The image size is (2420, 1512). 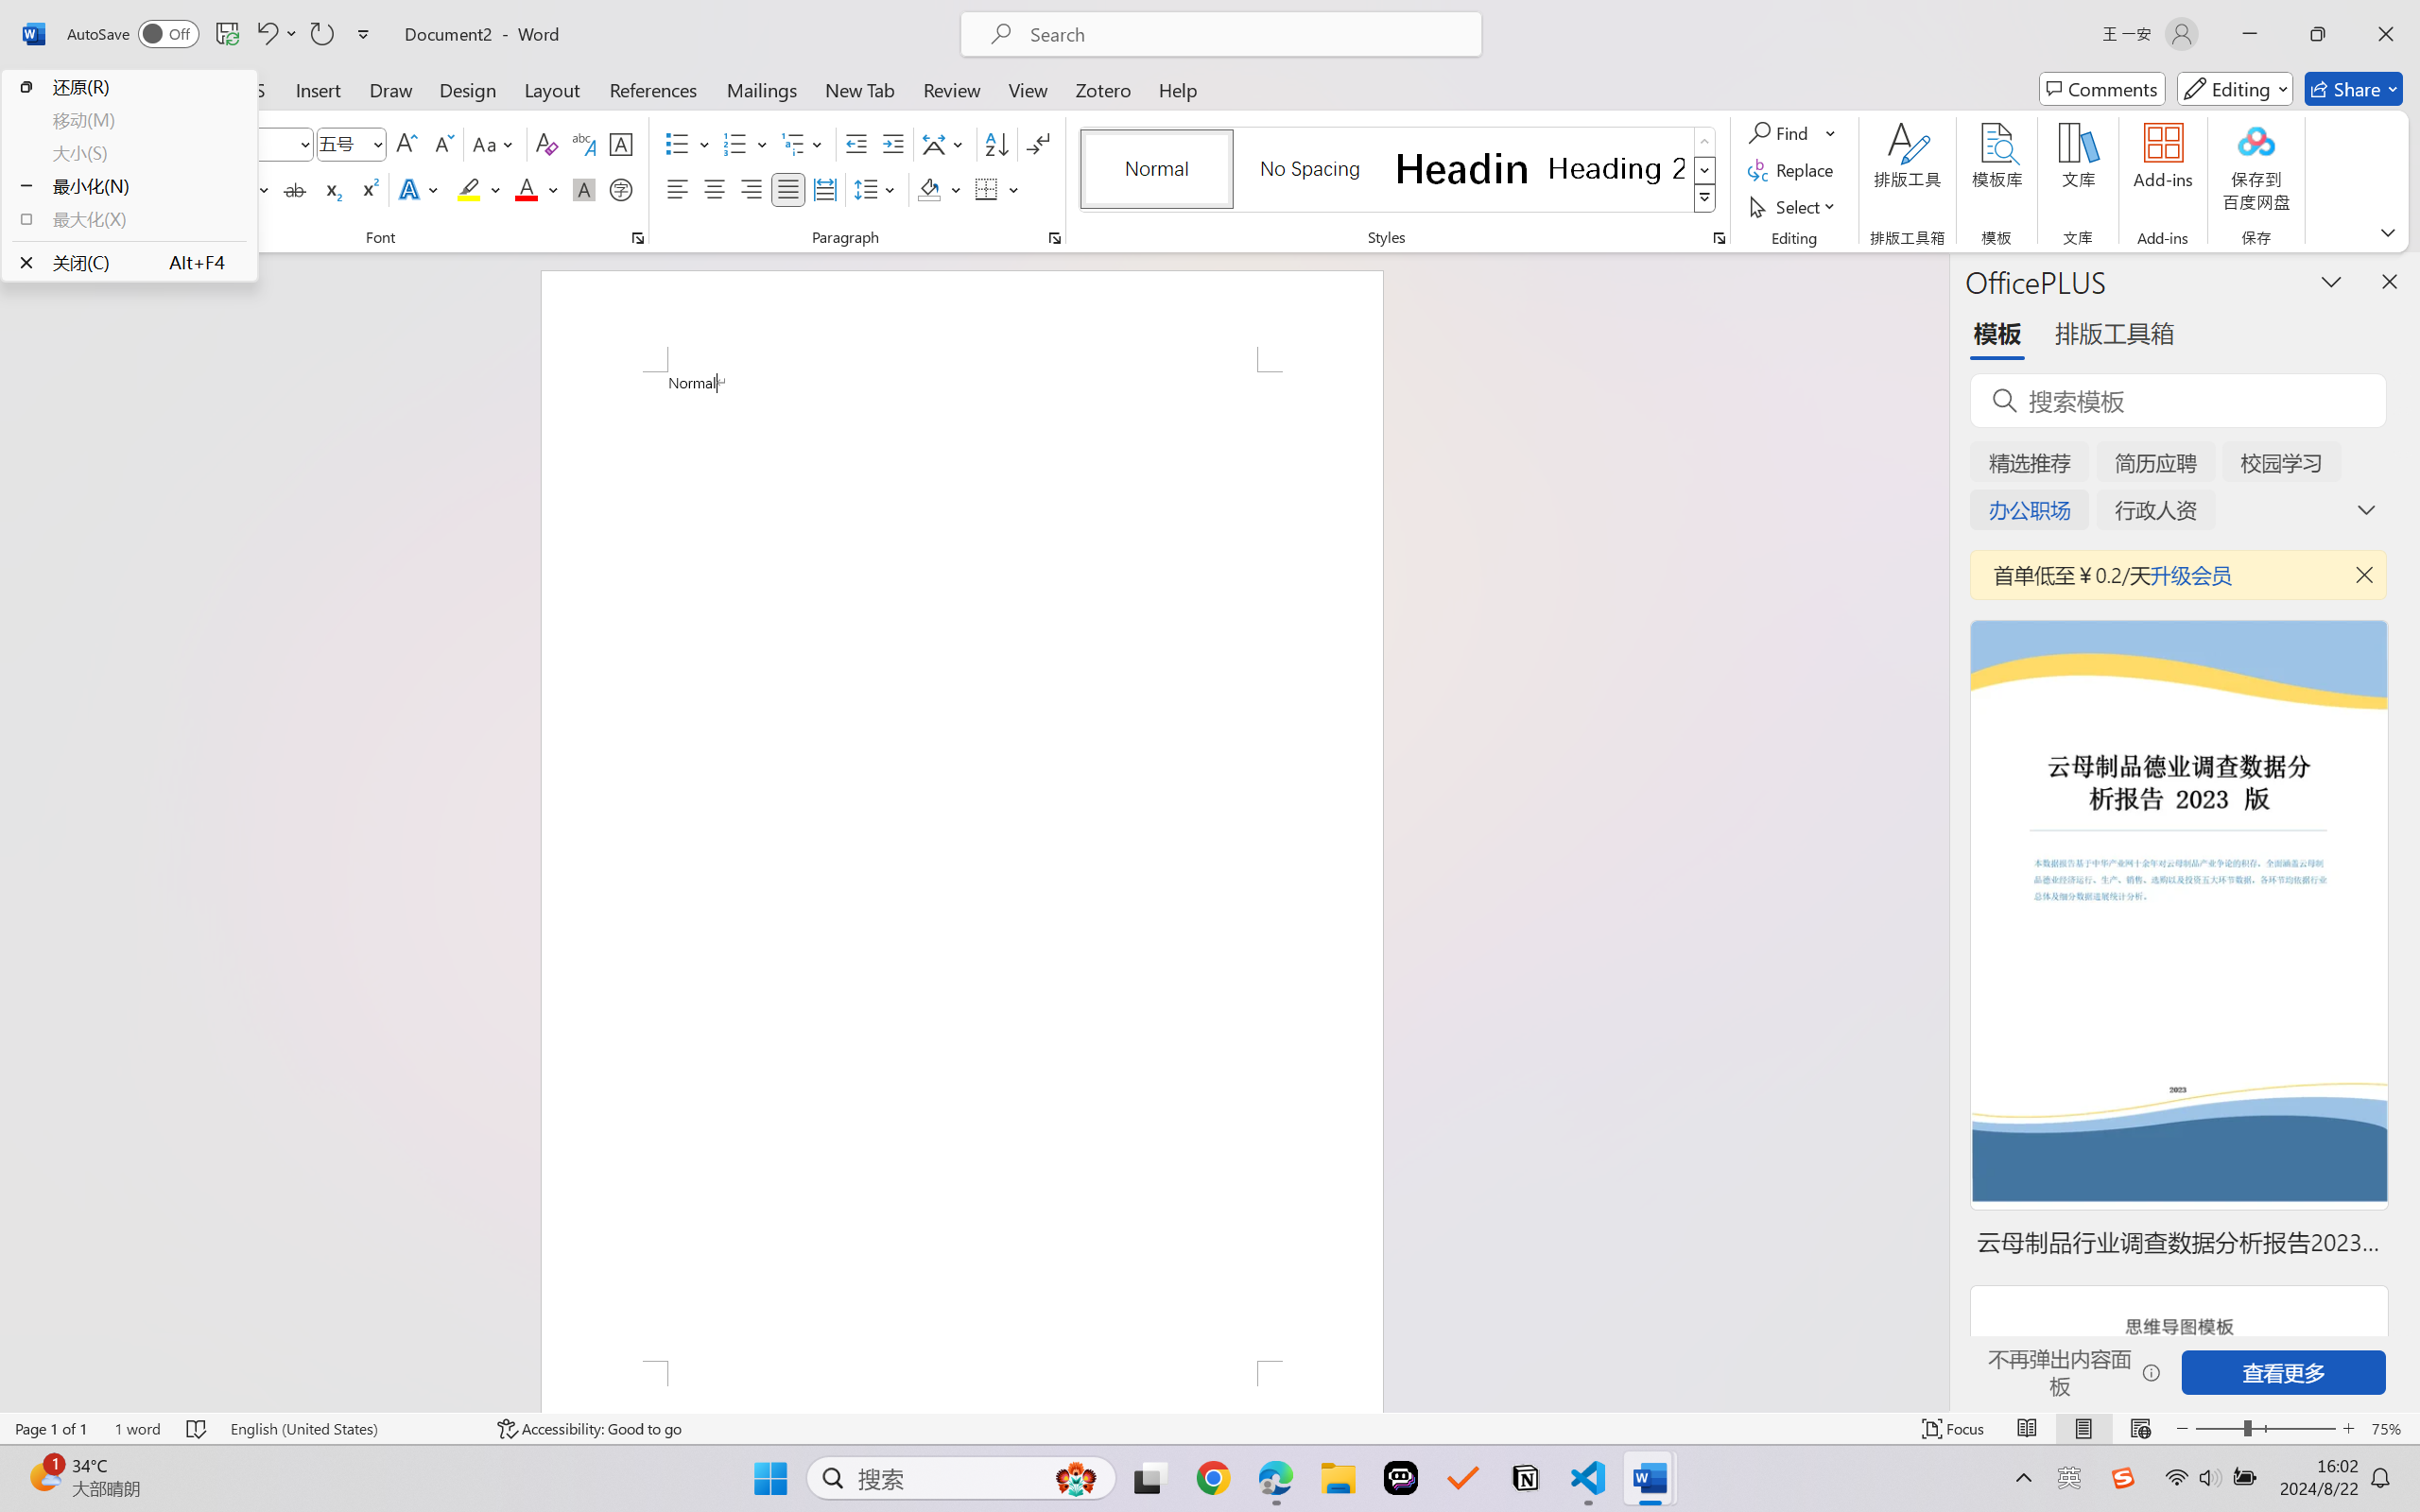 What do you see at coordinates (545, 144) in the screenshot?
I see `'Clear Formatting'` at bounding box center [545, 144].